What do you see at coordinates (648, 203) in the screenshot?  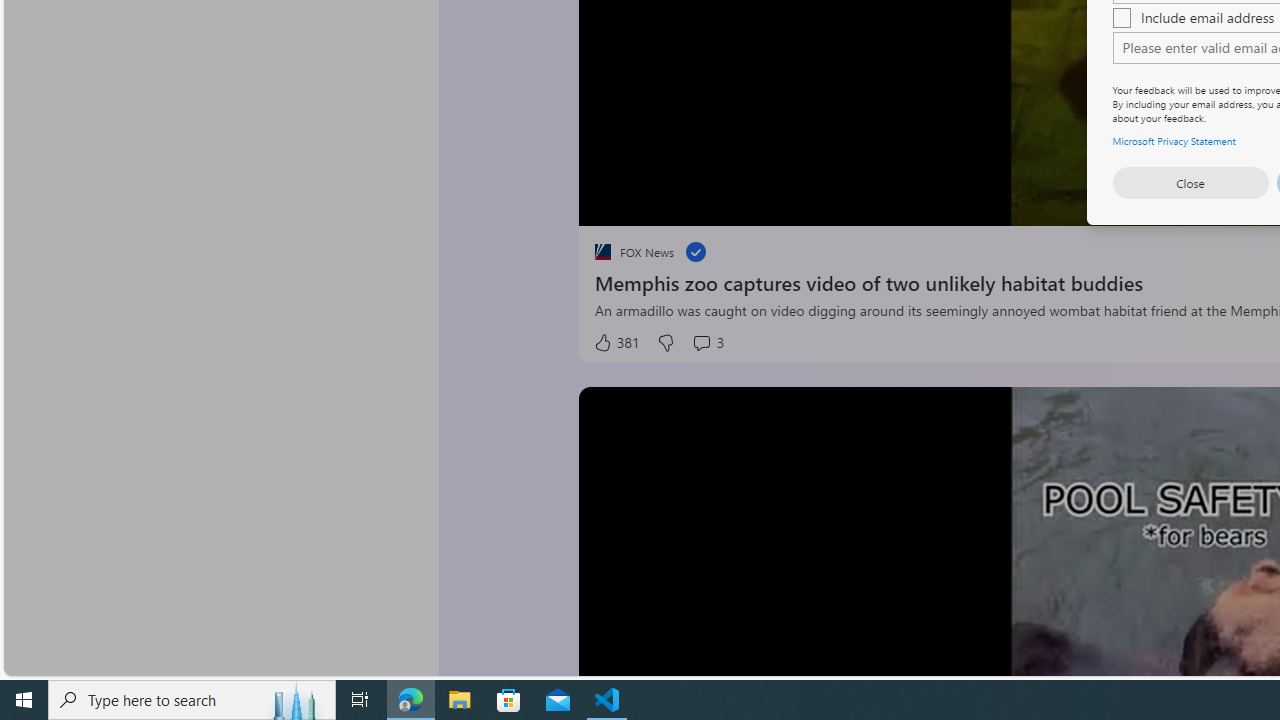 I see `'Seek Back'` at bounding box center [648, 203].